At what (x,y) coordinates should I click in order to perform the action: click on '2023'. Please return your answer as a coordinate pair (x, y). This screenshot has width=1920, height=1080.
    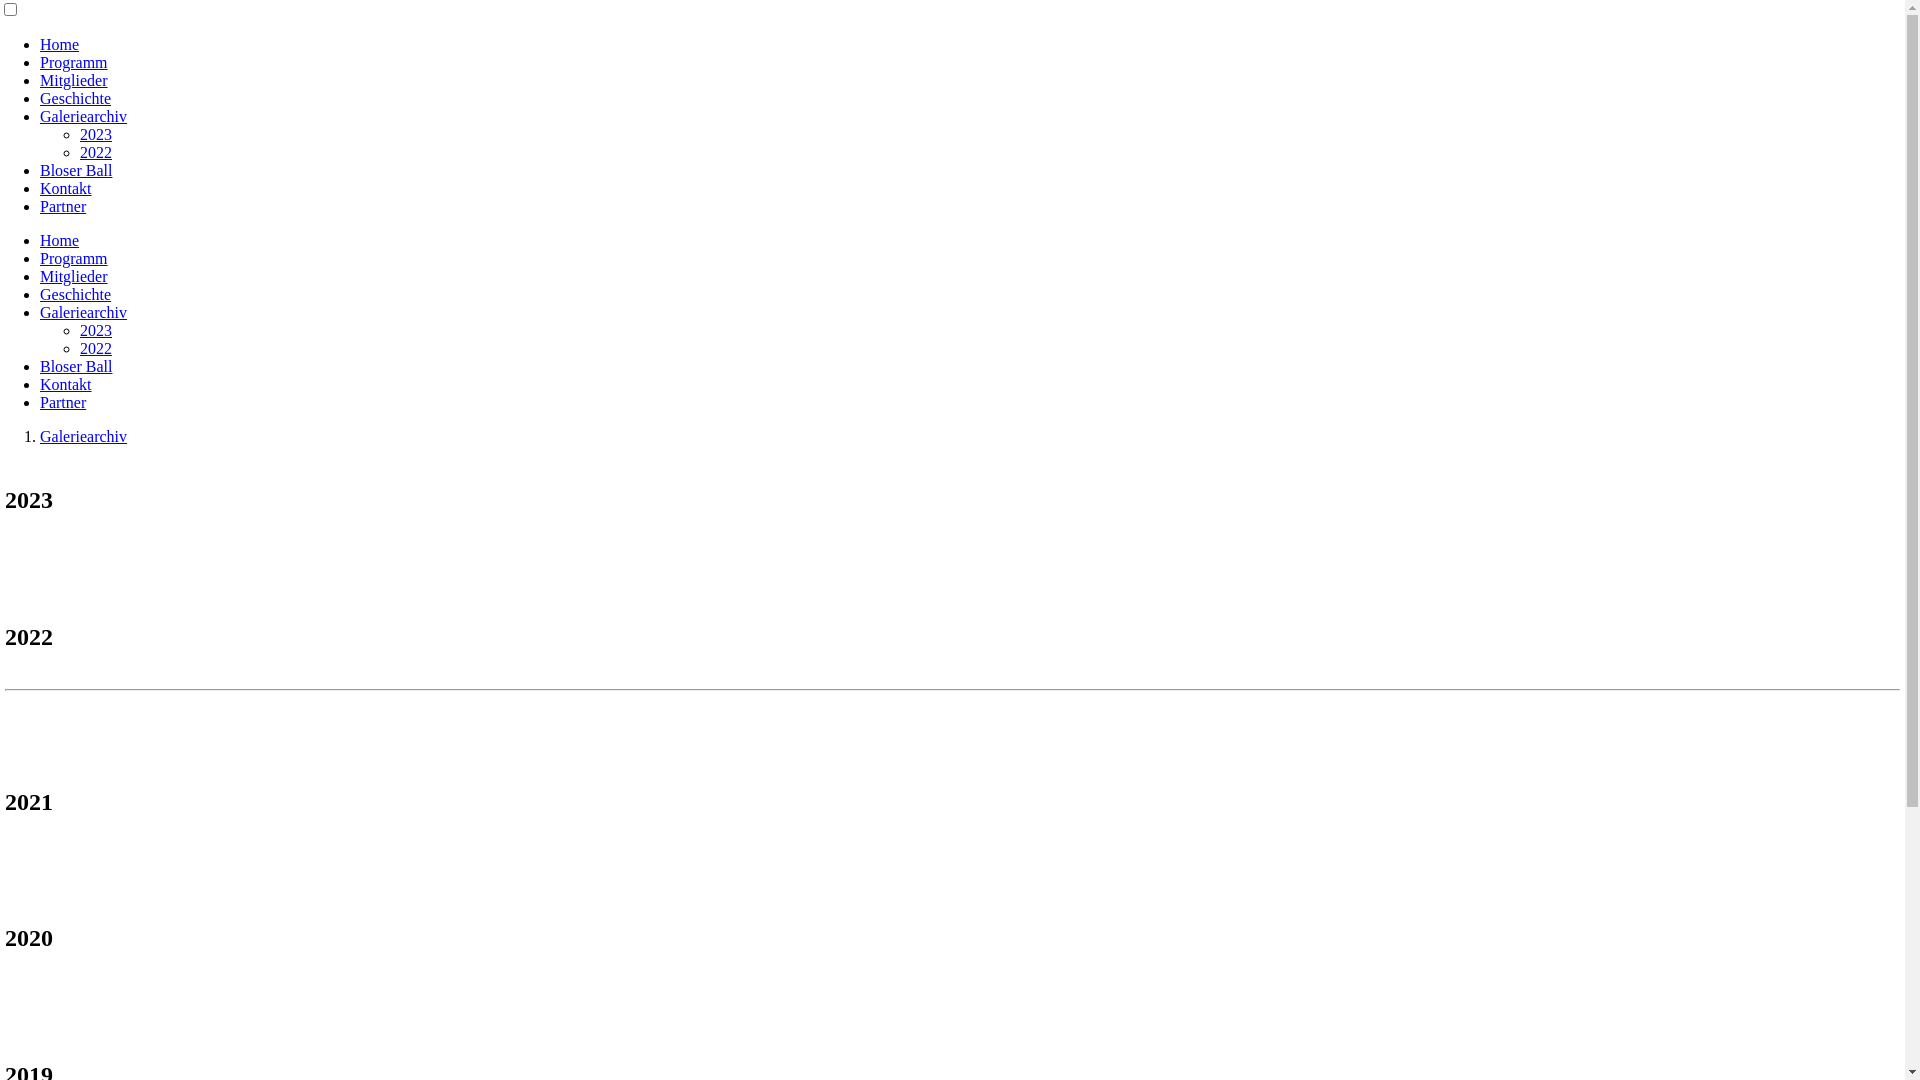
    Looking at the image, I should click on (80, 134).